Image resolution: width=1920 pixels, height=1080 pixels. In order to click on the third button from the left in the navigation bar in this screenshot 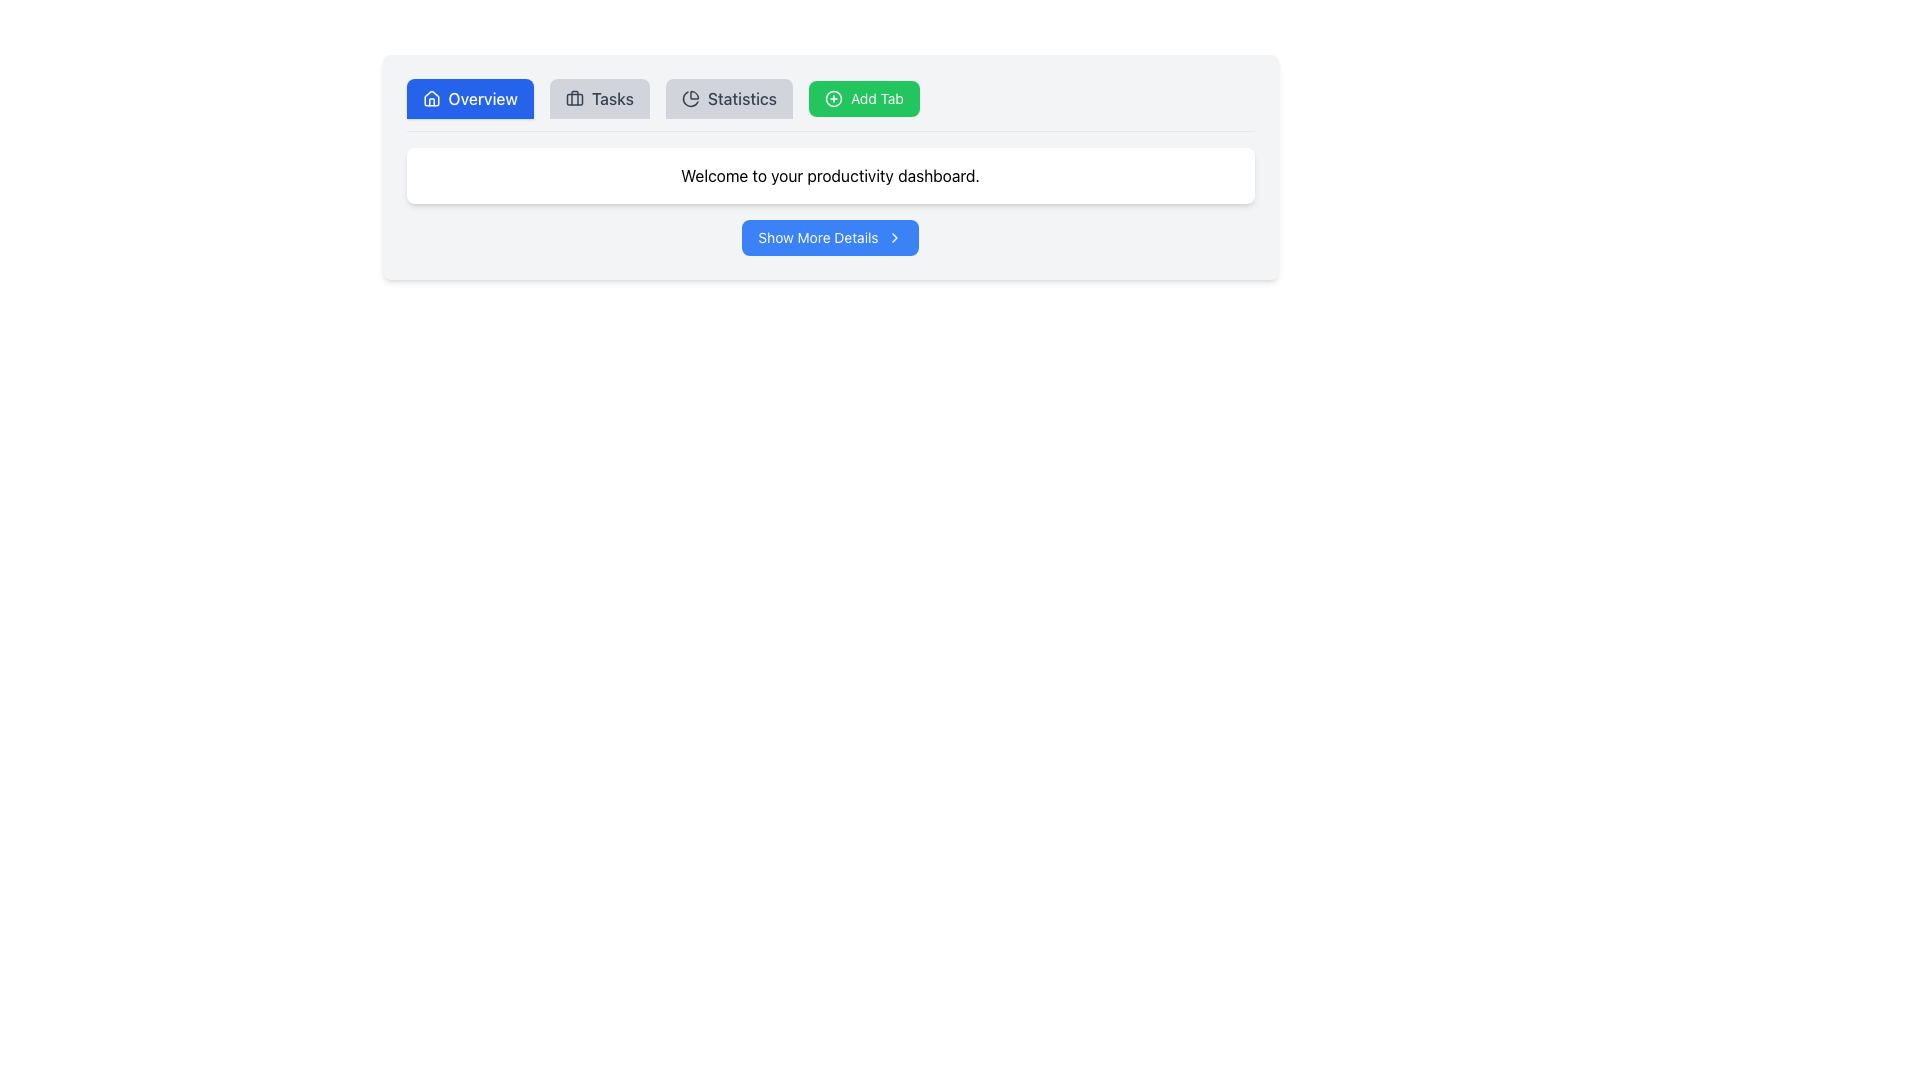, I will do `click(728, 99)`.